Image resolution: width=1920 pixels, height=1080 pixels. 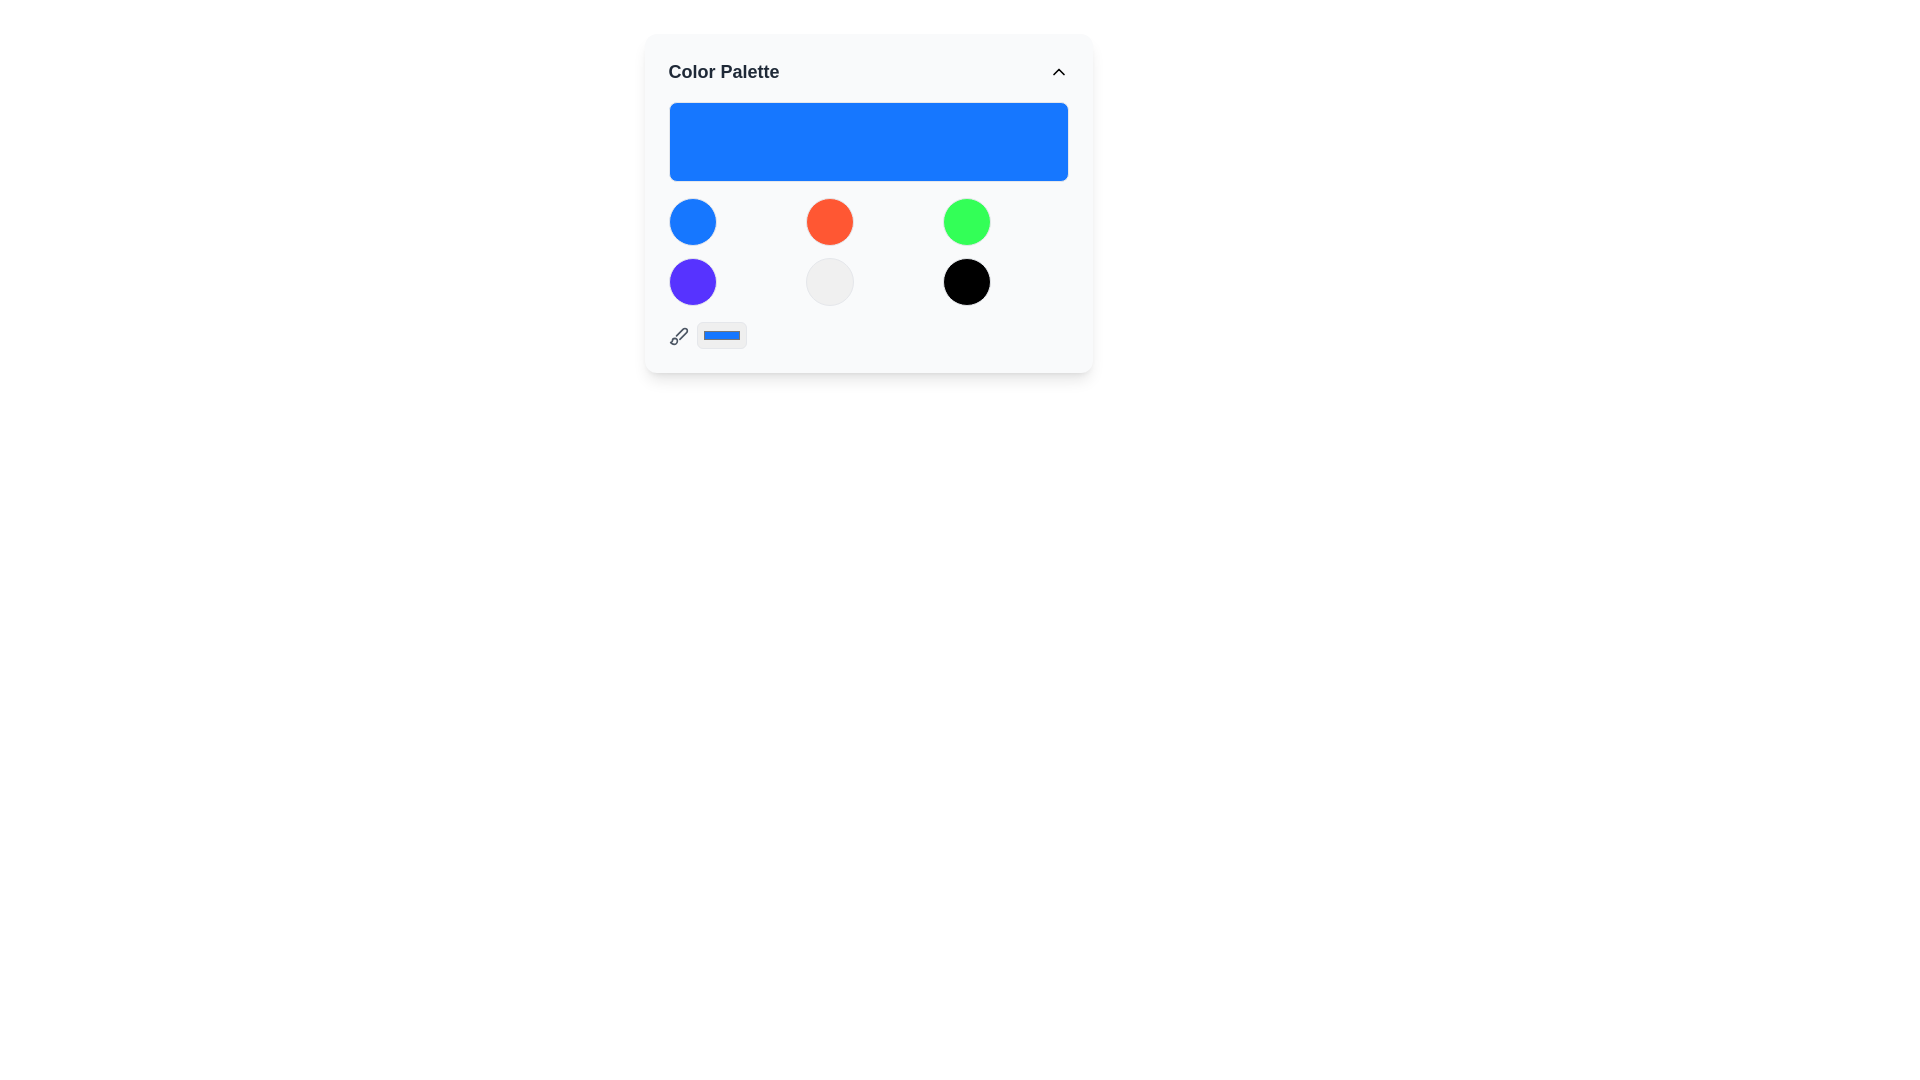 I want to click on the circular button in the bottom row, middle column of the color selection interface, so click(x=829, y=281).